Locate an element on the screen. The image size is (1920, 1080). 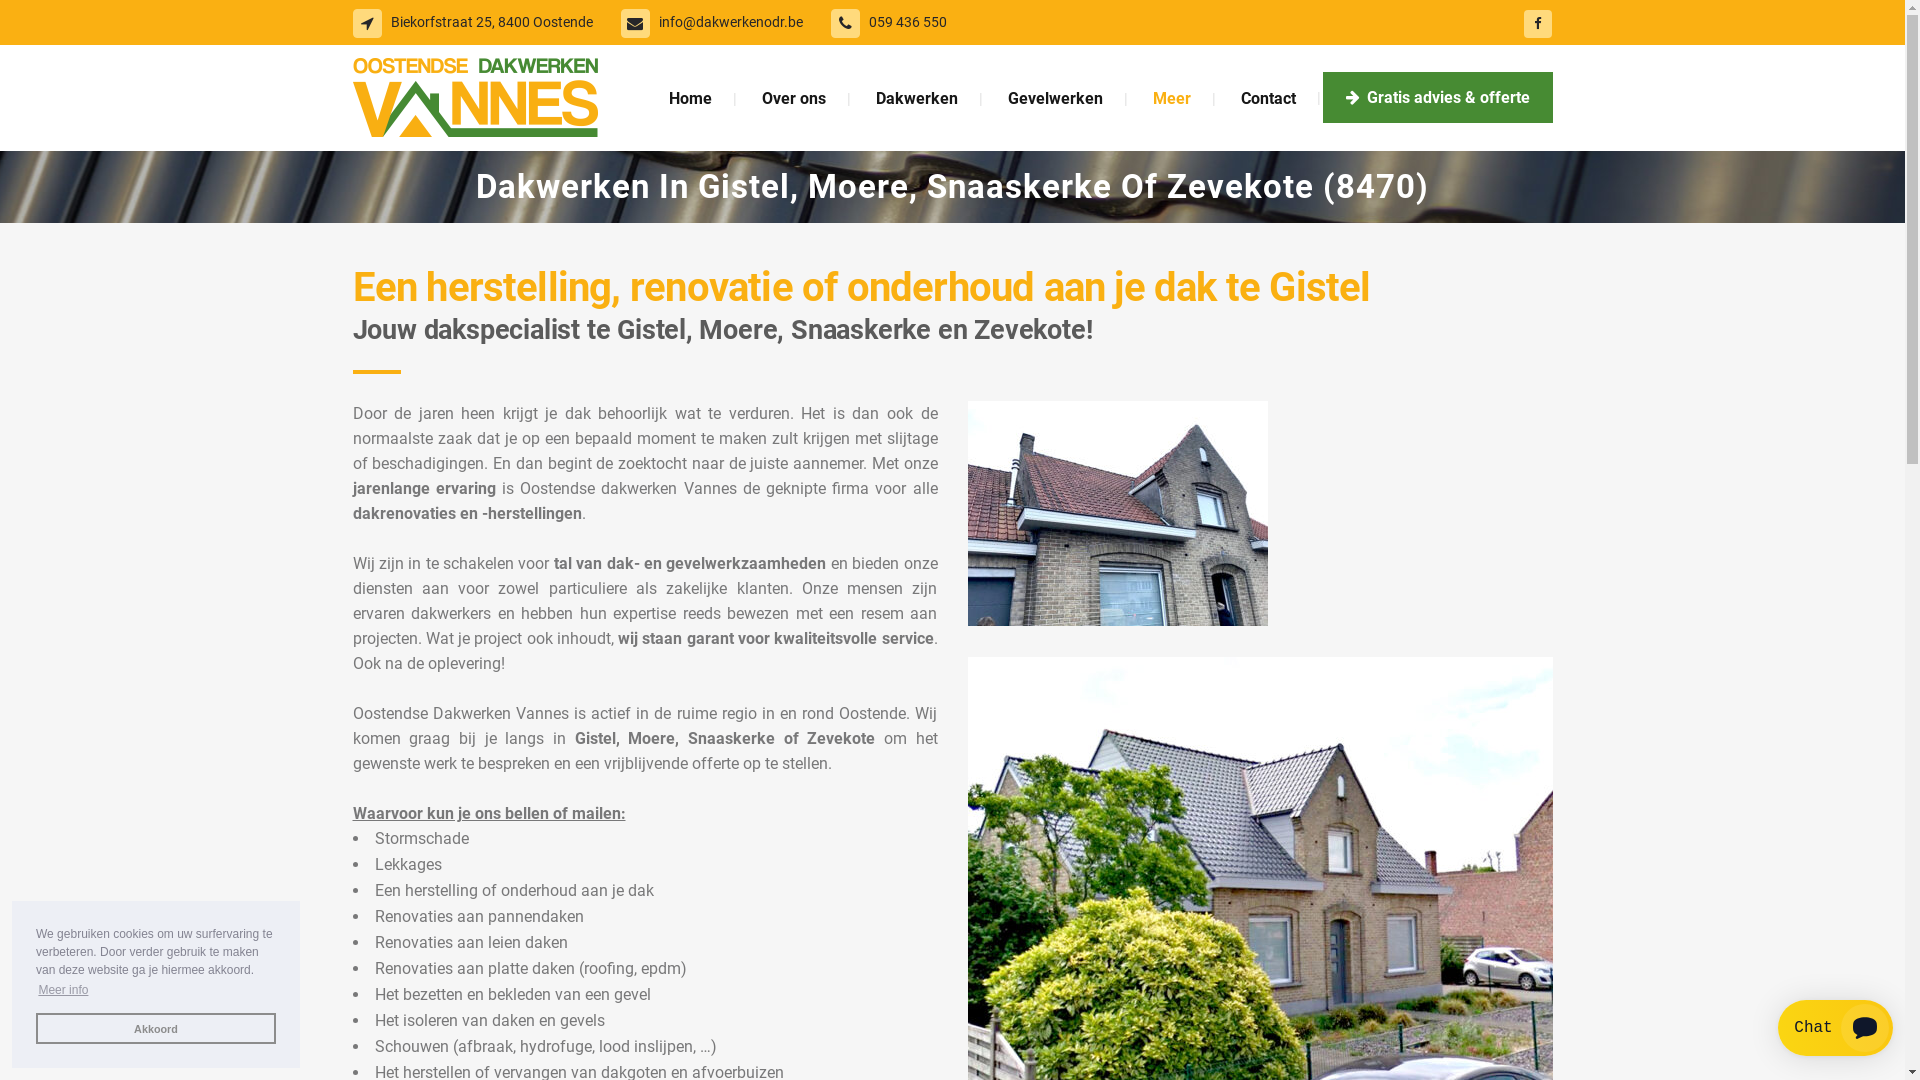
'Over ons' is located at coordinates (791, 98).